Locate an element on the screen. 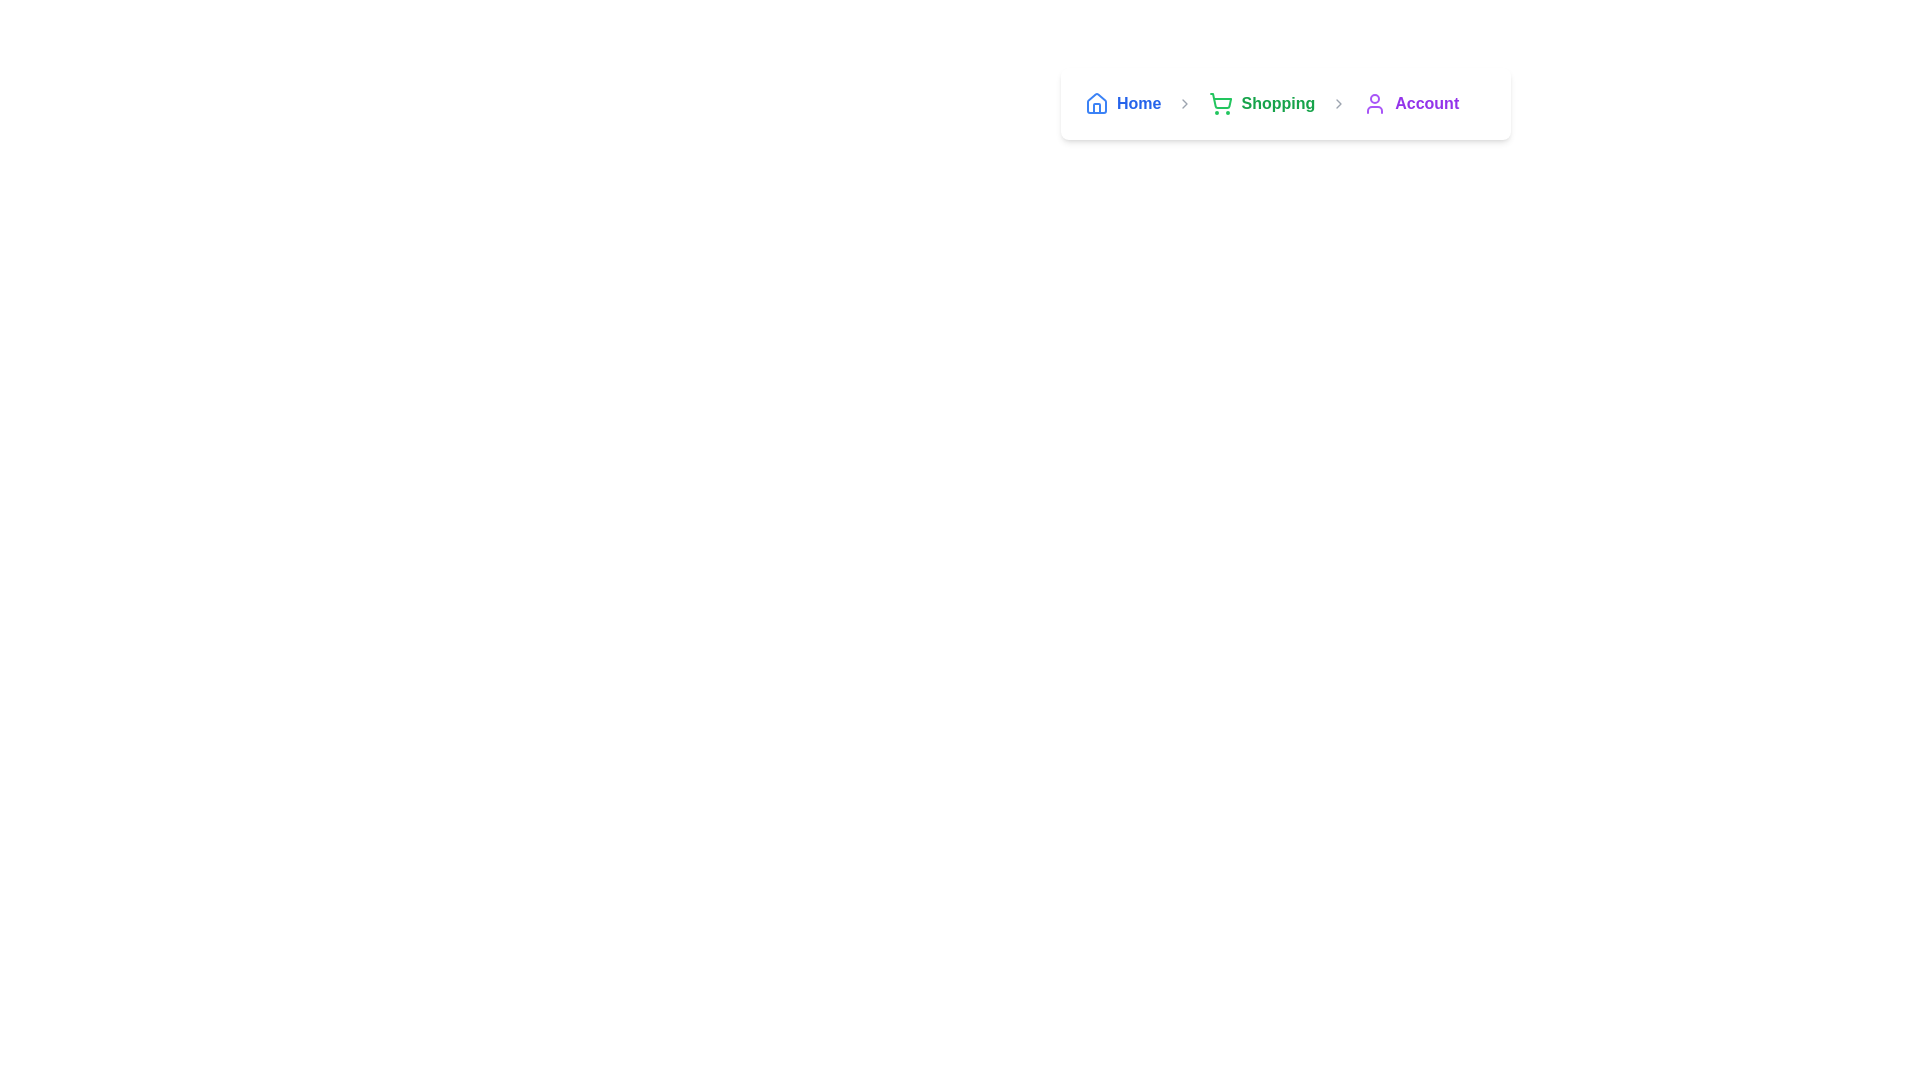 Image resolution: width=1920 pixels, height=1080 pixels. the 'Shopping' hyperlink located in the upper-right area of the page, styled in bold green font is located at coordinates (1276, 104).